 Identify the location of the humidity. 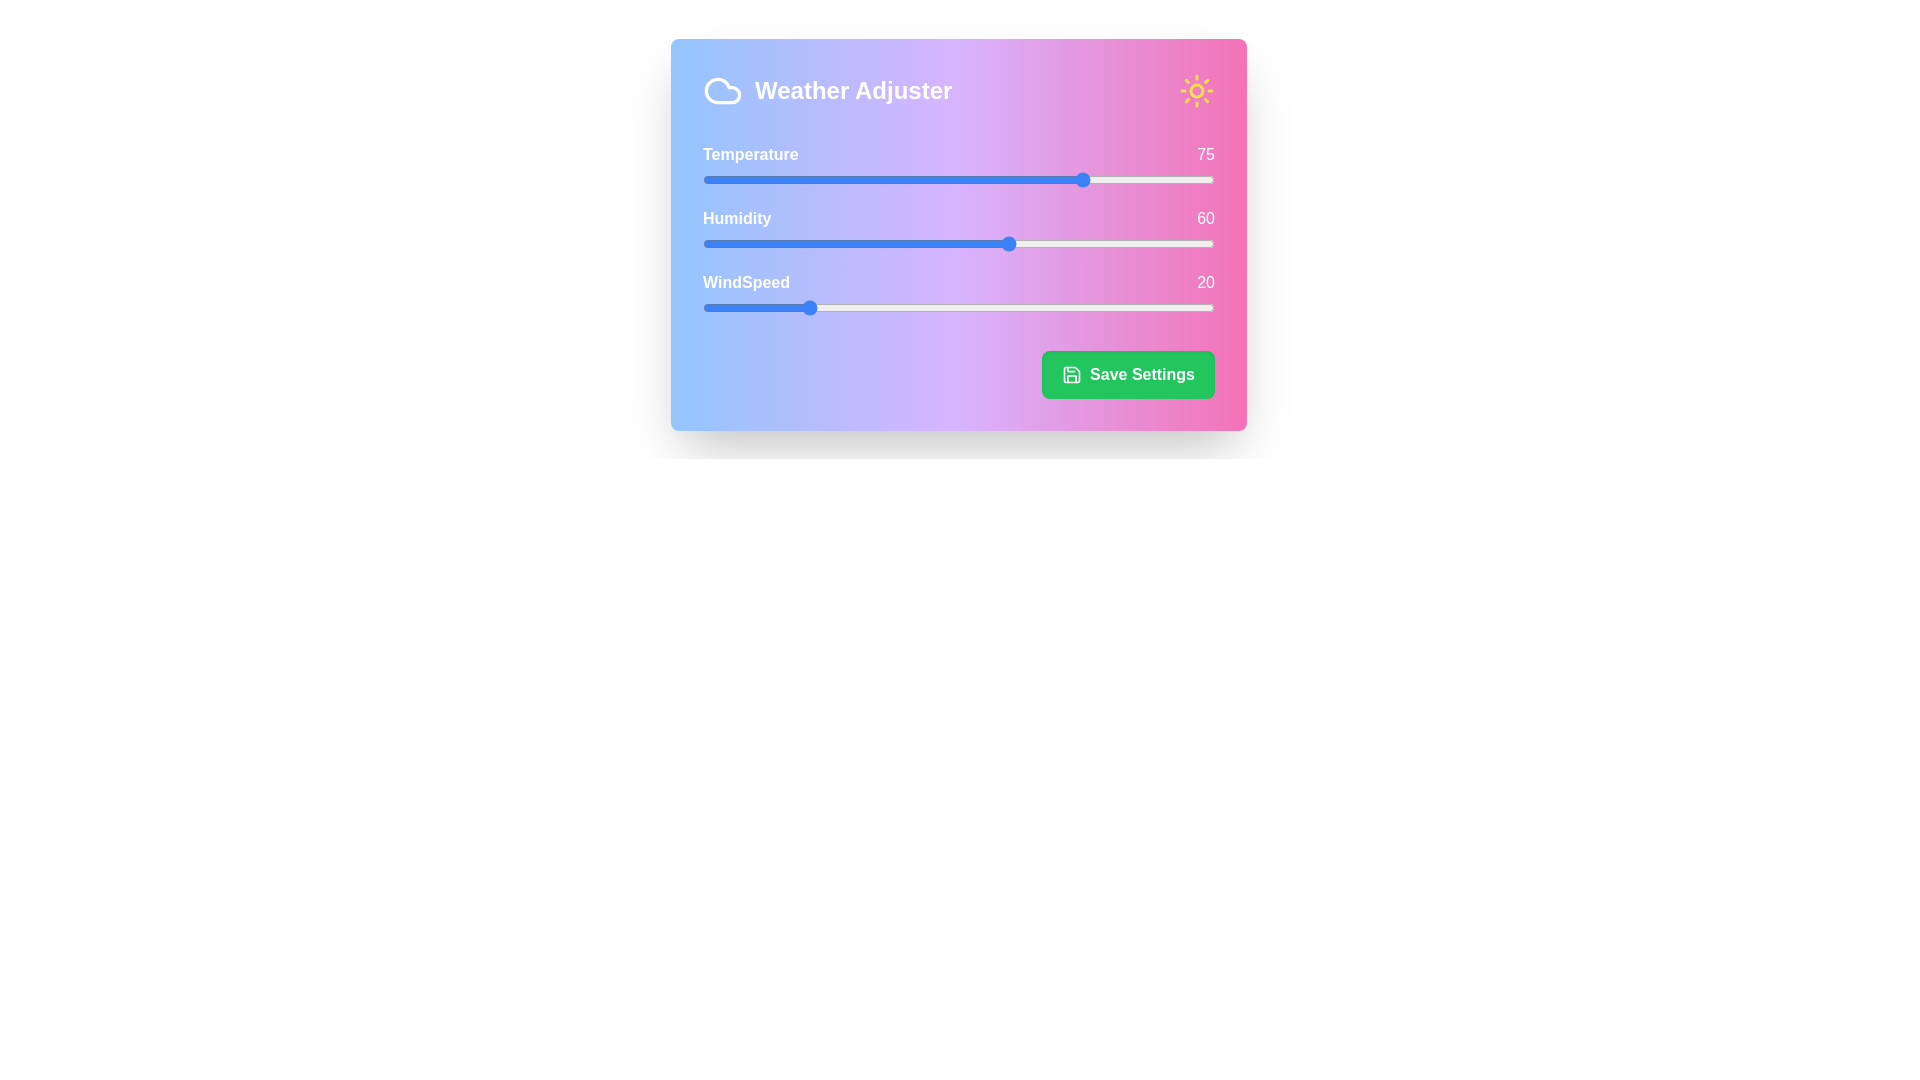
(841, 242).